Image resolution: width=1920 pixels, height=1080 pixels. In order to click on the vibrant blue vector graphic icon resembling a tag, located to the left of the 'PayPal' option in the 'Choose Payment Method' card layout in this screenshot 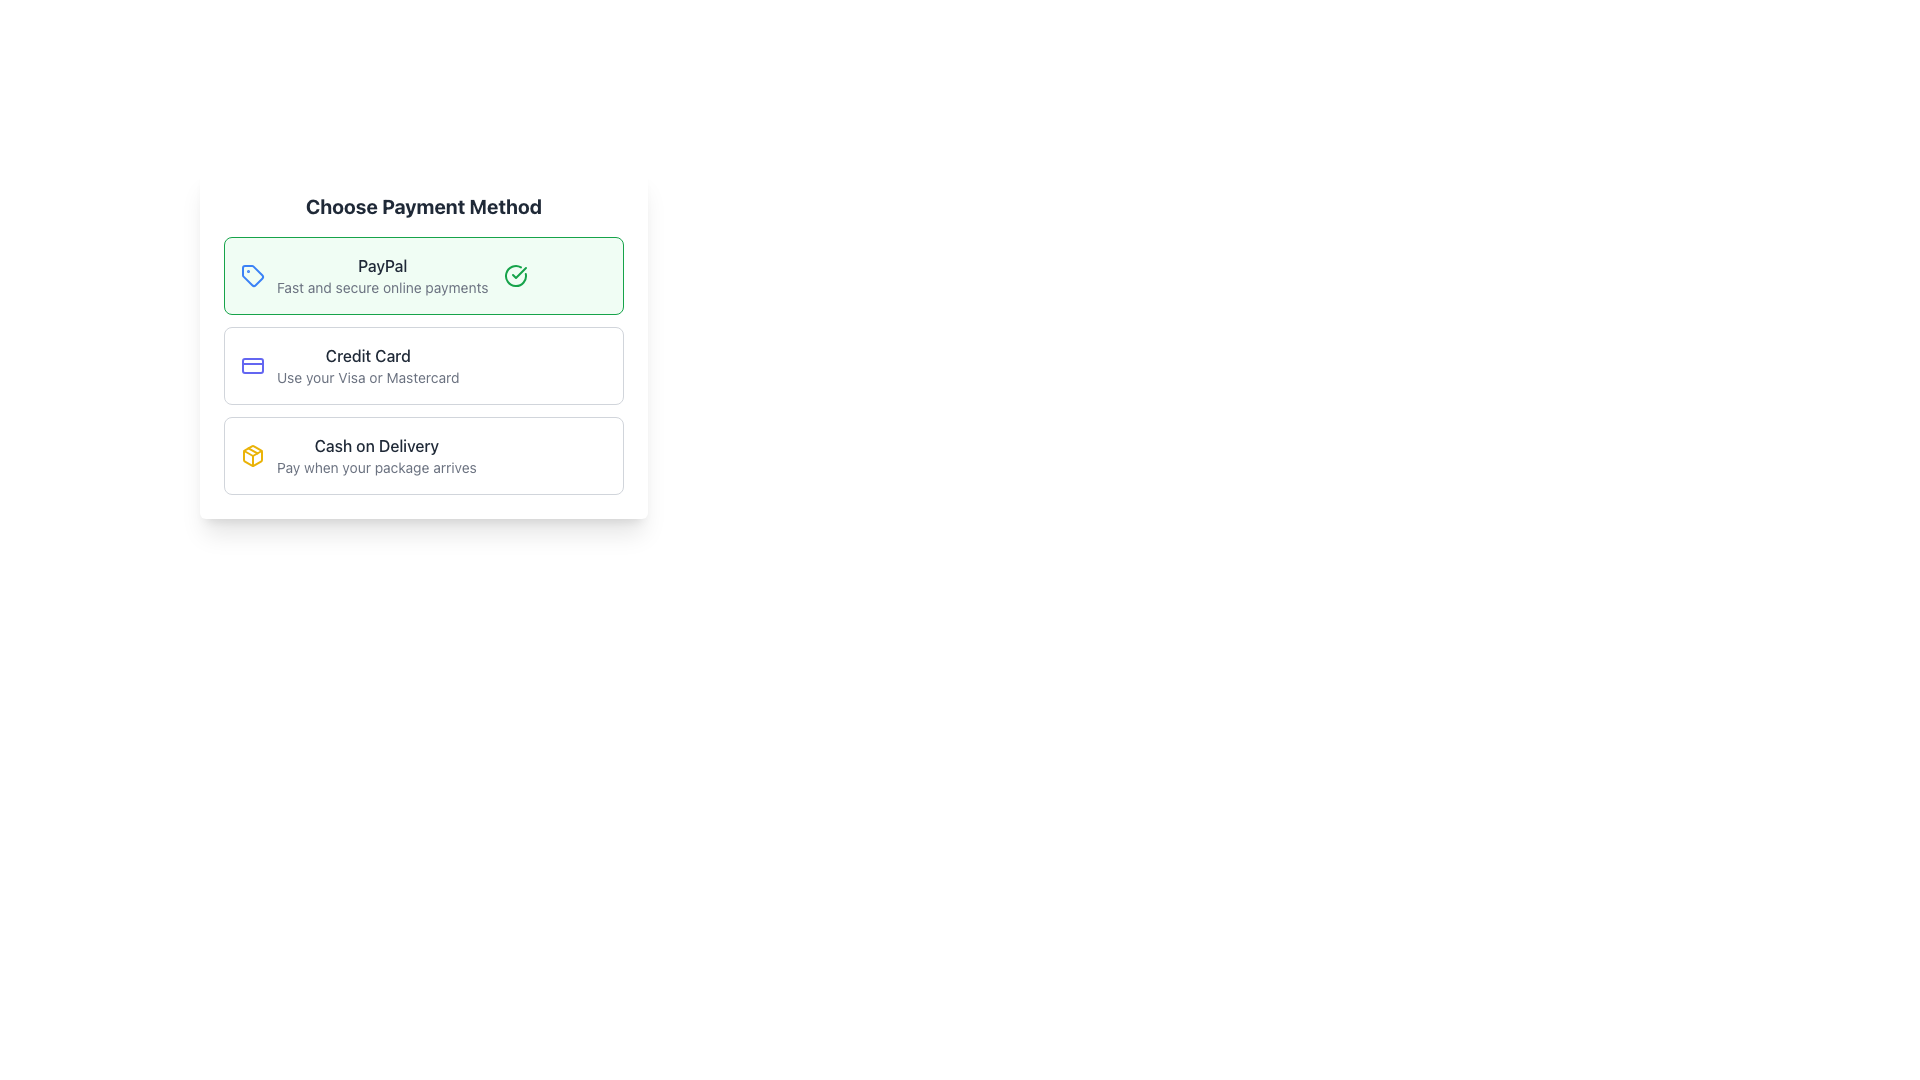, I will do `click(252, 276)`.